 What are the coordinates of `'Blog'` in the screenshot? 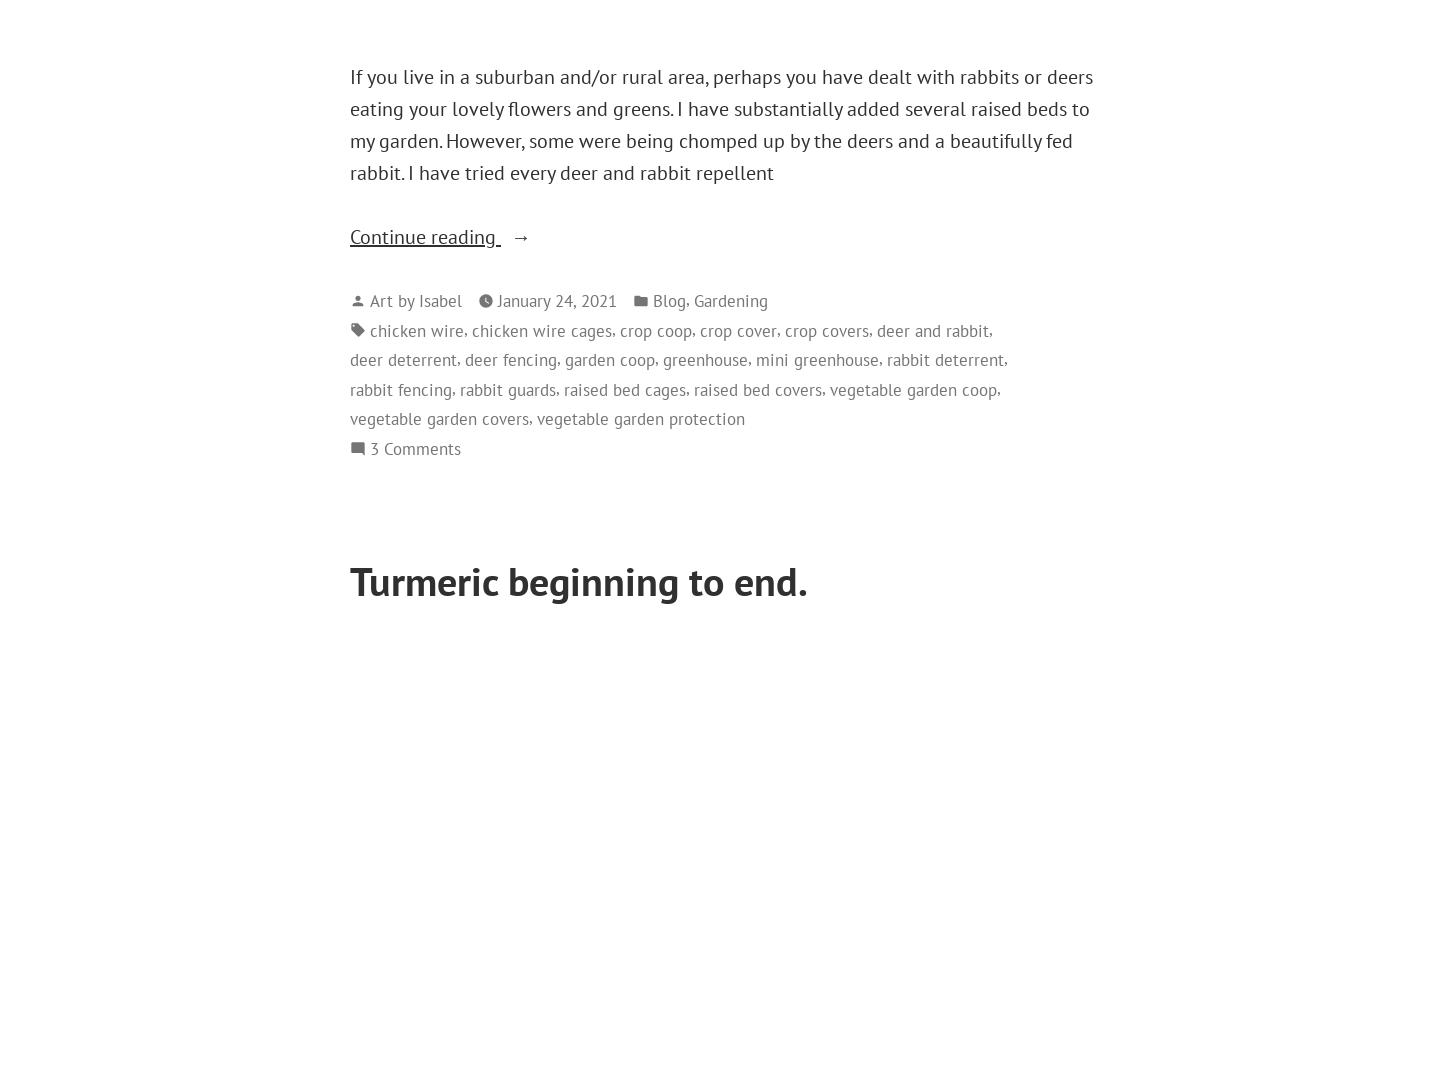 It's located at (668, 298).